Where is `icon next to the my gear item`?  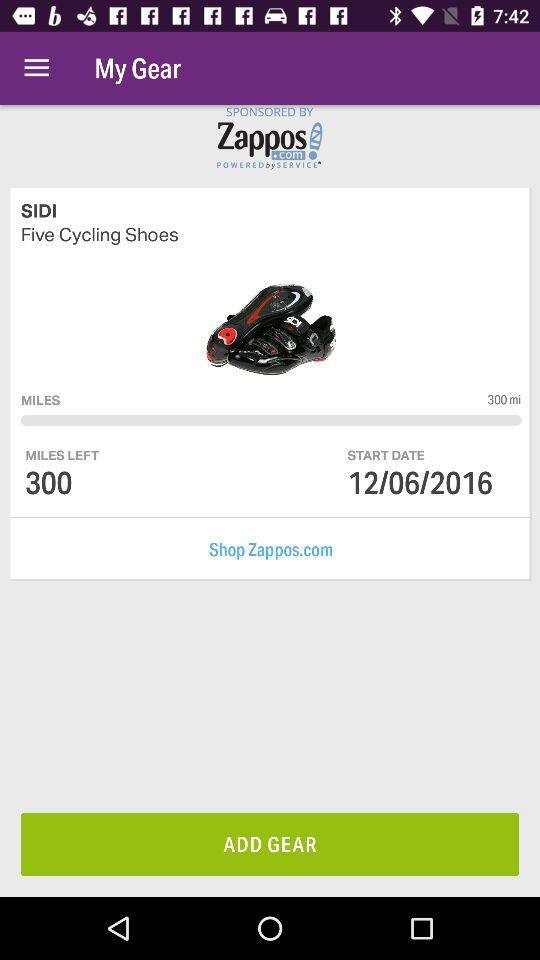 icon next to the my gear item is located at coordinates (36, 68).